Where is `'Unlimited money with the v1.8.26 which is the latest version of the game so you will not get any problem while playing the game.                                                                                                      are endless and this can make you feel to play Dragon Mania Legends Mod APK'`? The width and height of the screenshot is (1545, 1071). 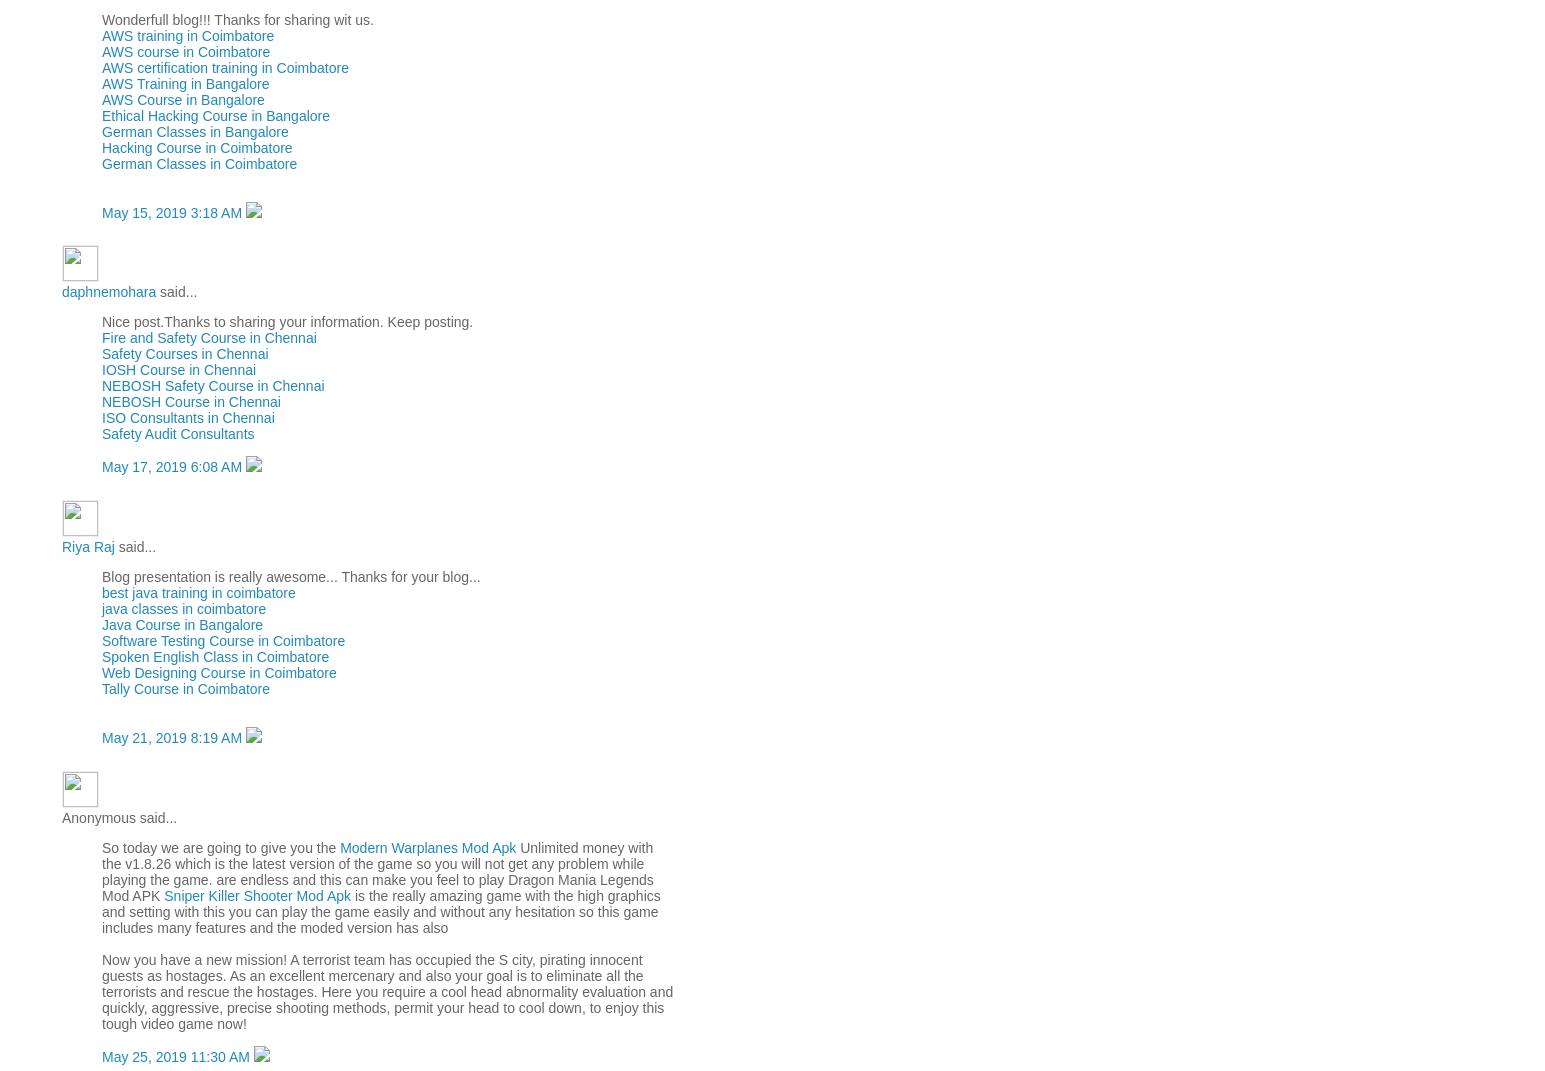
'Unlimited money with the v1.8.26 which is the latest version of the game so you will not get any problem while playing the game.                                                                                                      are endless and this can make you feel to play Dragon Mania Legends Mod APK' is located at coordinates (376, 871).